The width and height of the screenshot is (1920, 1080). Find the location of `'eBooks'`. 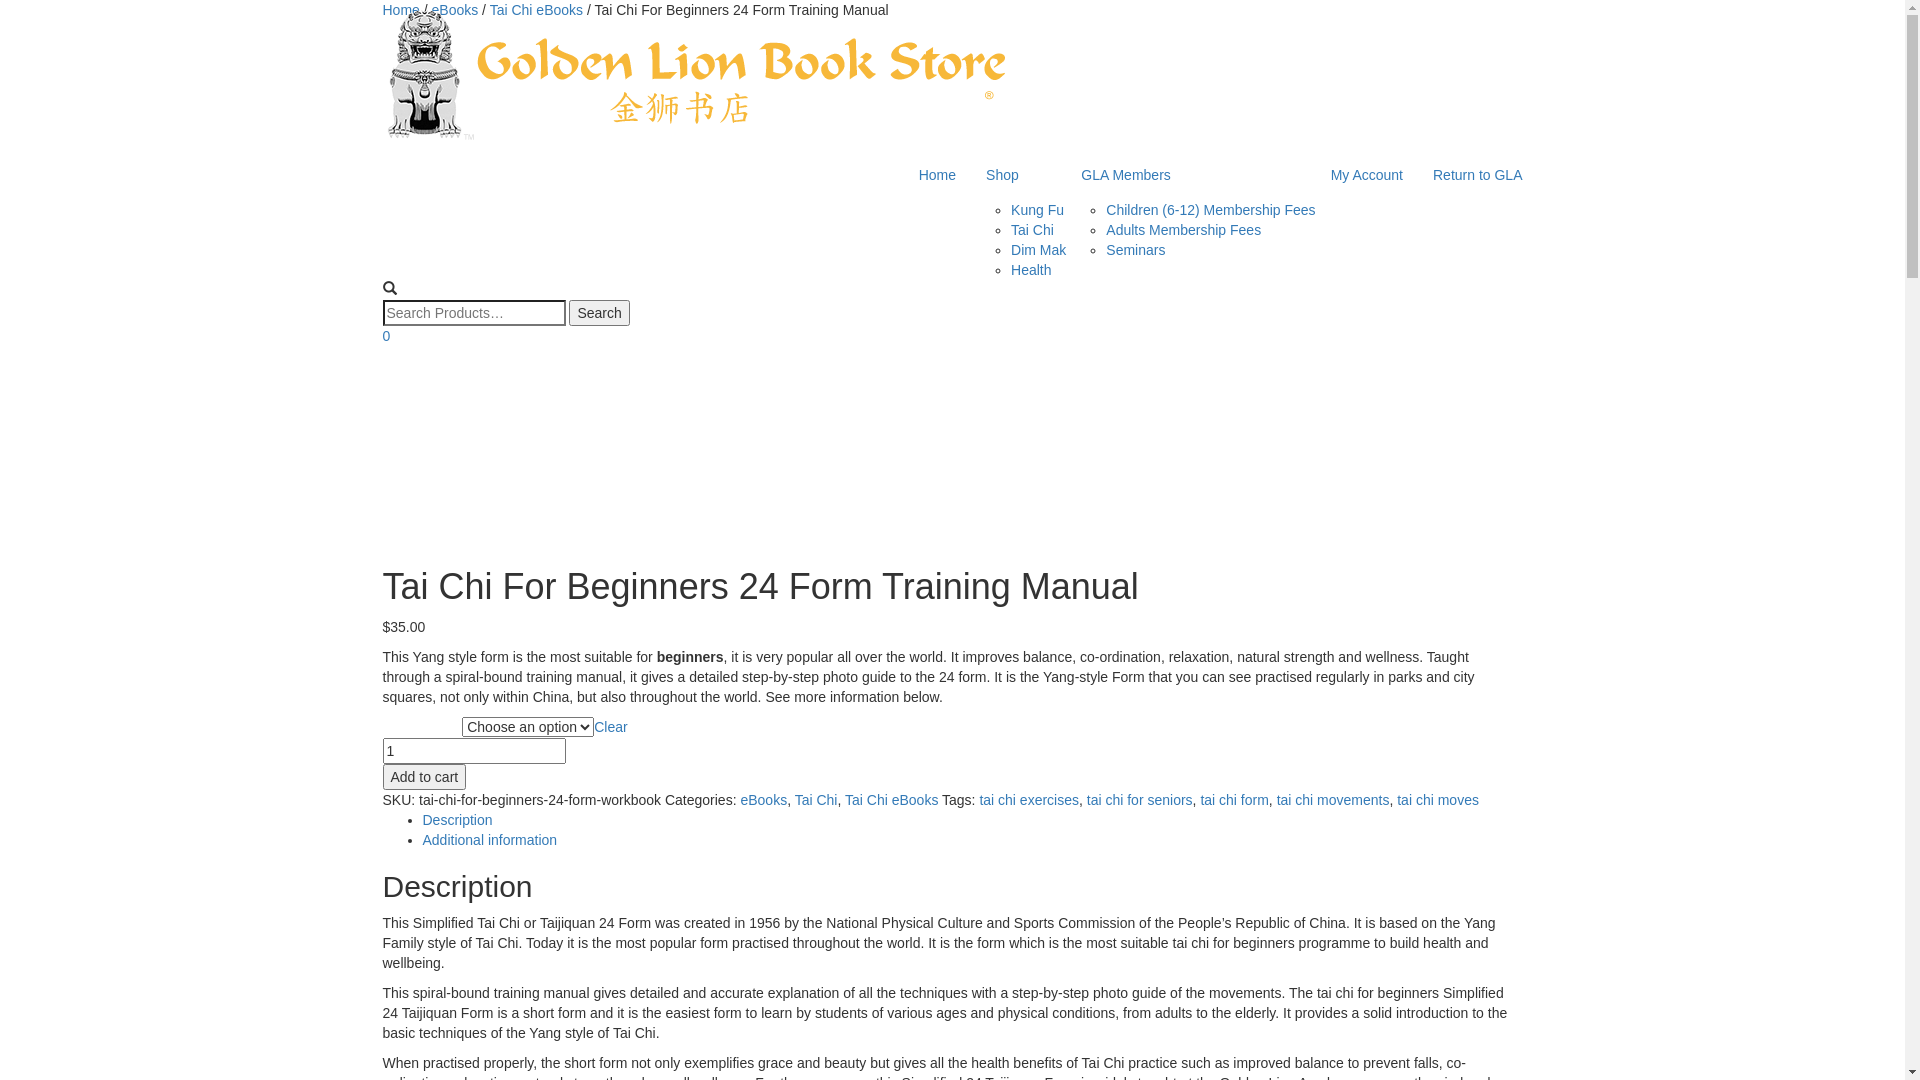

'eBooks' is located at coordinates (454, 10).